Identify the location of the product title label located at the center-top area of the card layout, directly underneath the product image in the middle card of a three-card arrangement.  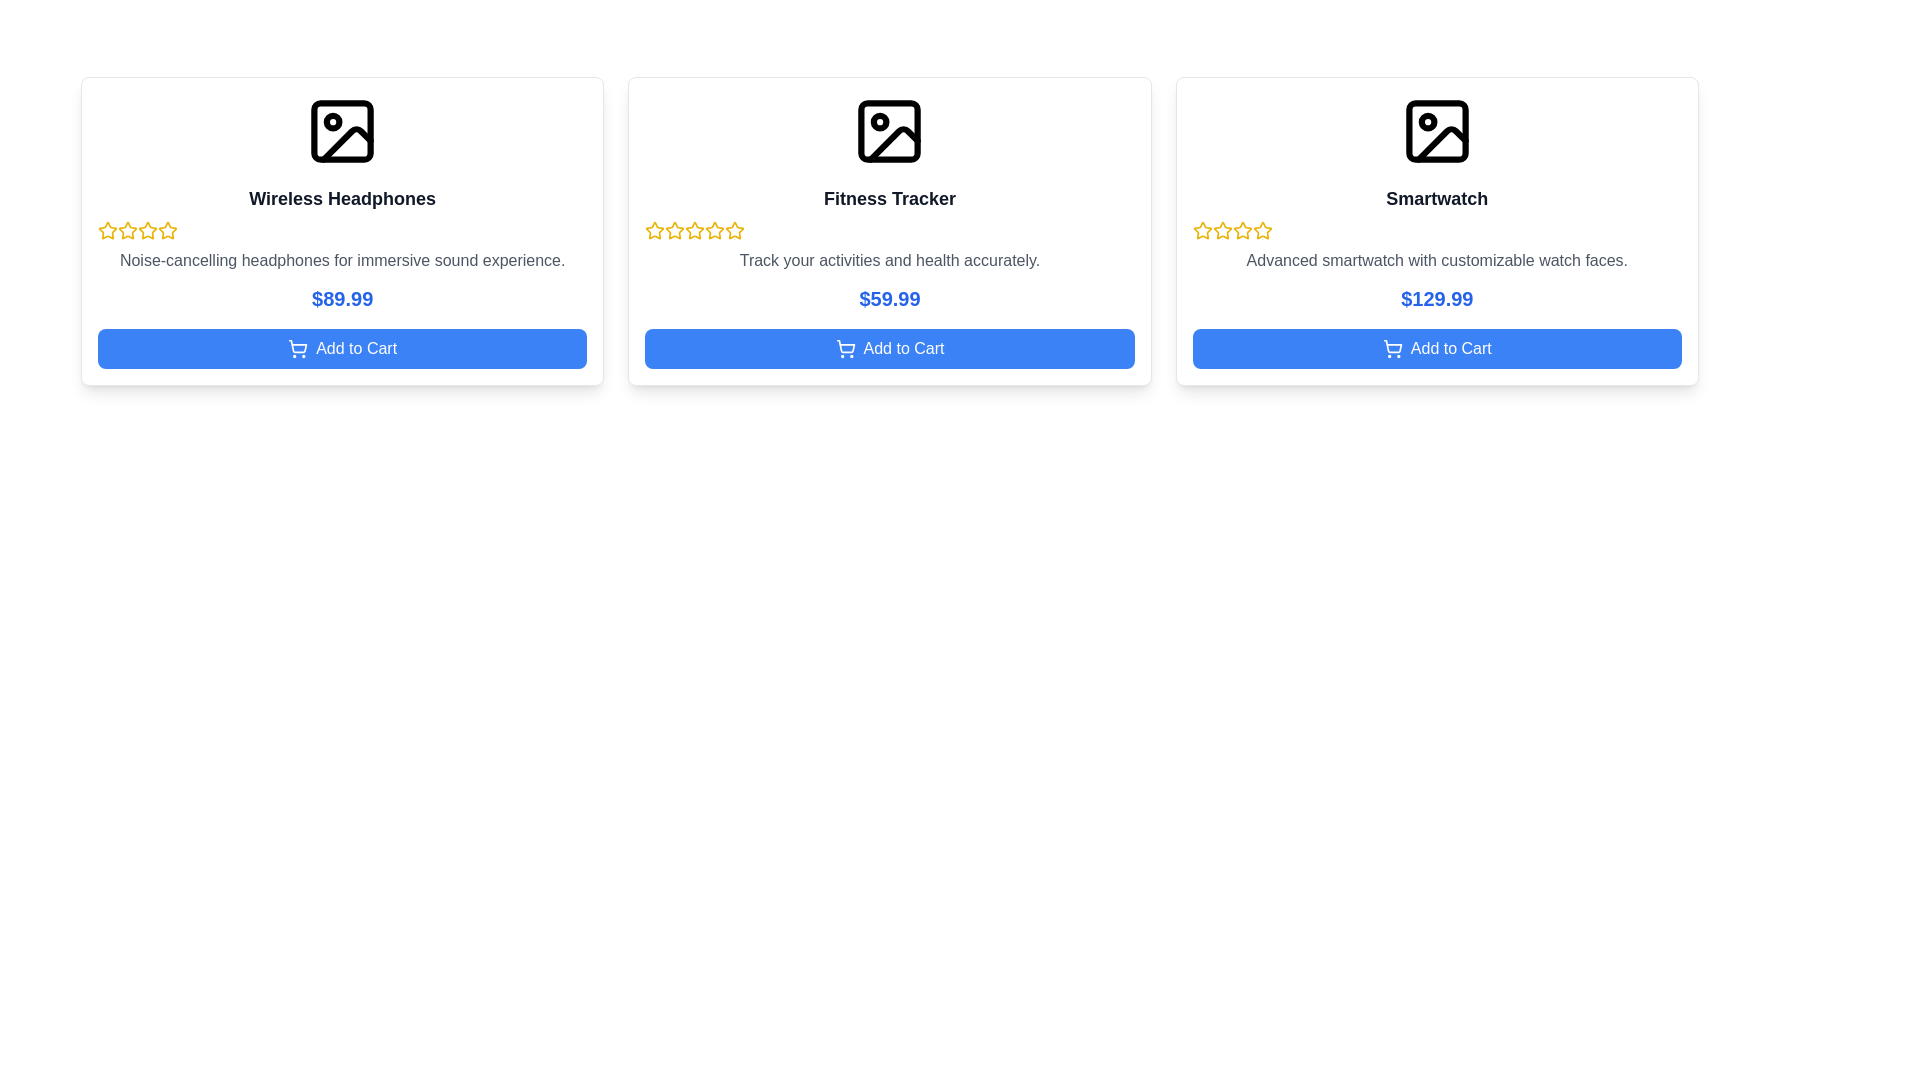
(888, 199).